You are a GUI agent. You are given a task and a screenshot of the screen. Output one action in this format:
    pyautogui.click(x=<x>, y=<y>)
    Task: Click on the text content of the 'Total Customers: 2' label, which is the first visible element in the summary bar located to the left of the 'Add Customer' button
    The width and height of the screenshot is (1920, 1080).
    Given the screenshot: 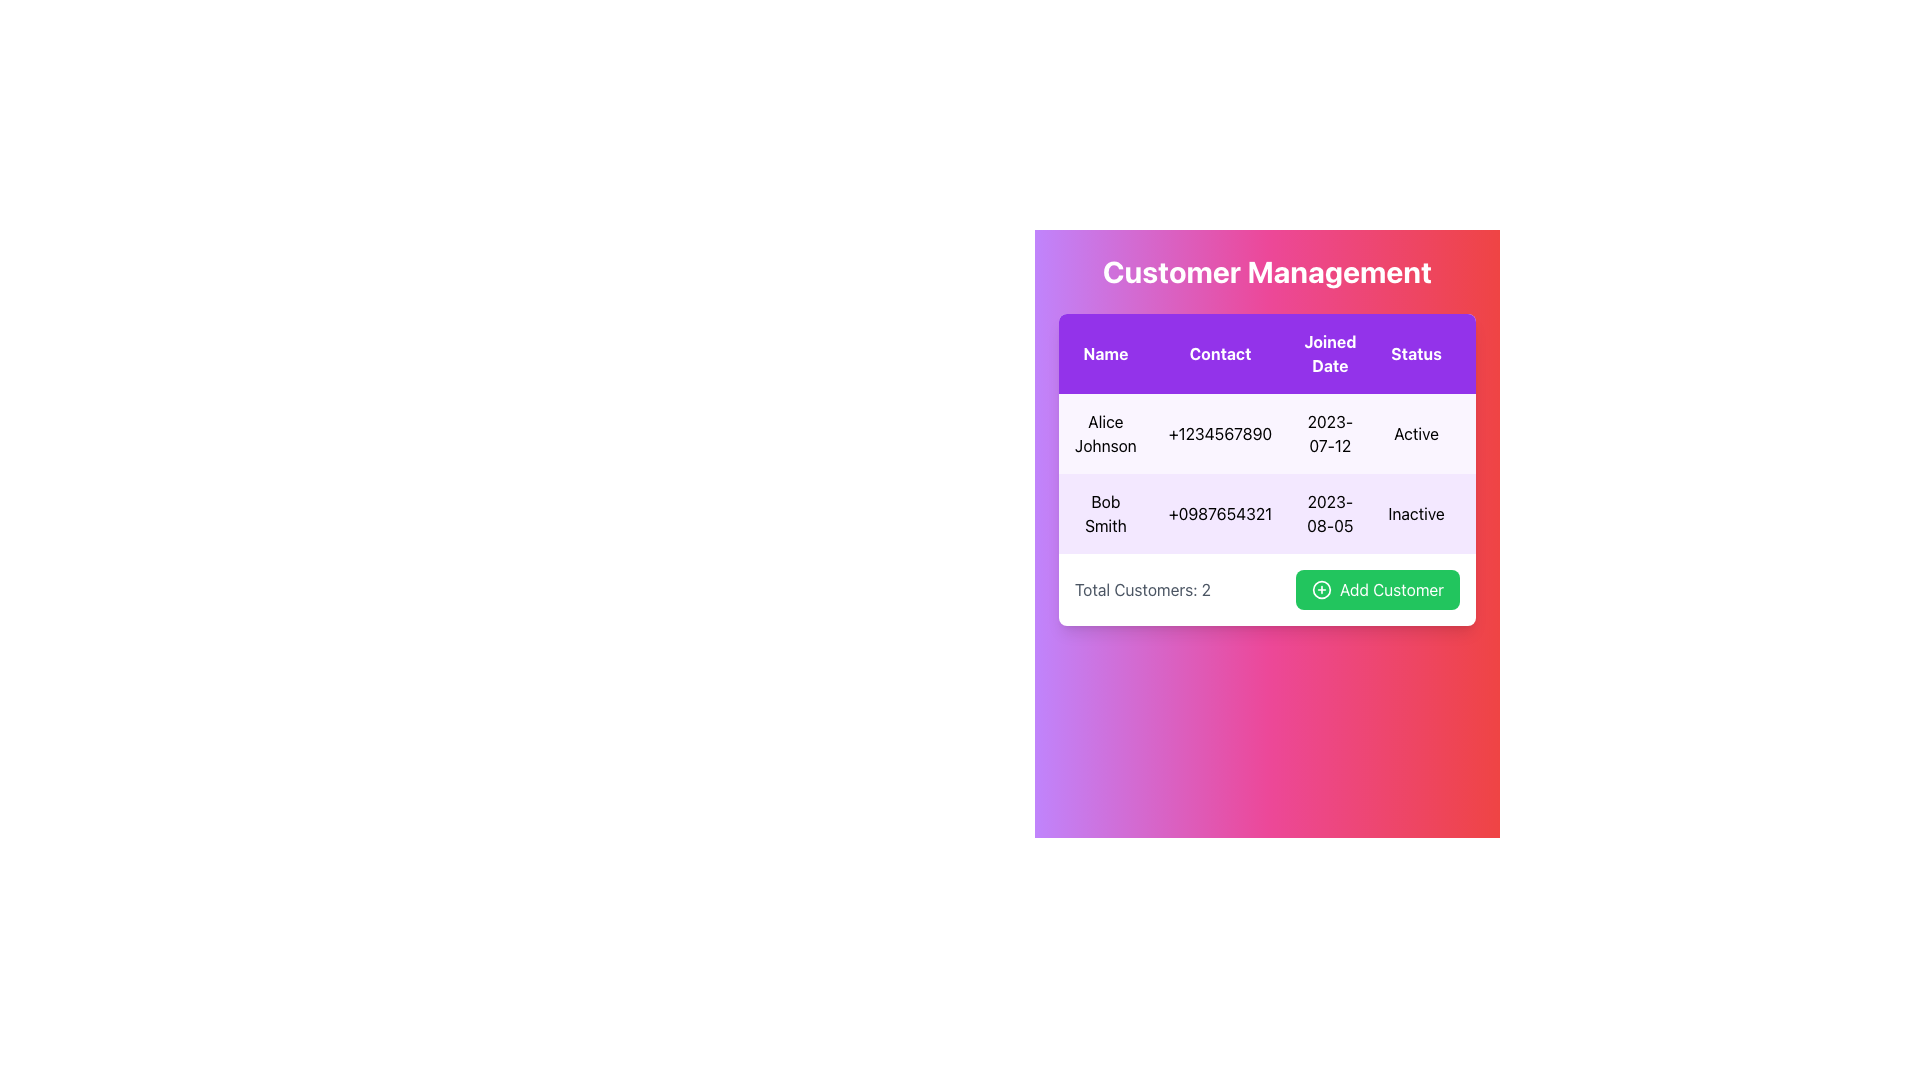 What is the action you would take?
    pyautogui.click(x=1142, y=589)
    